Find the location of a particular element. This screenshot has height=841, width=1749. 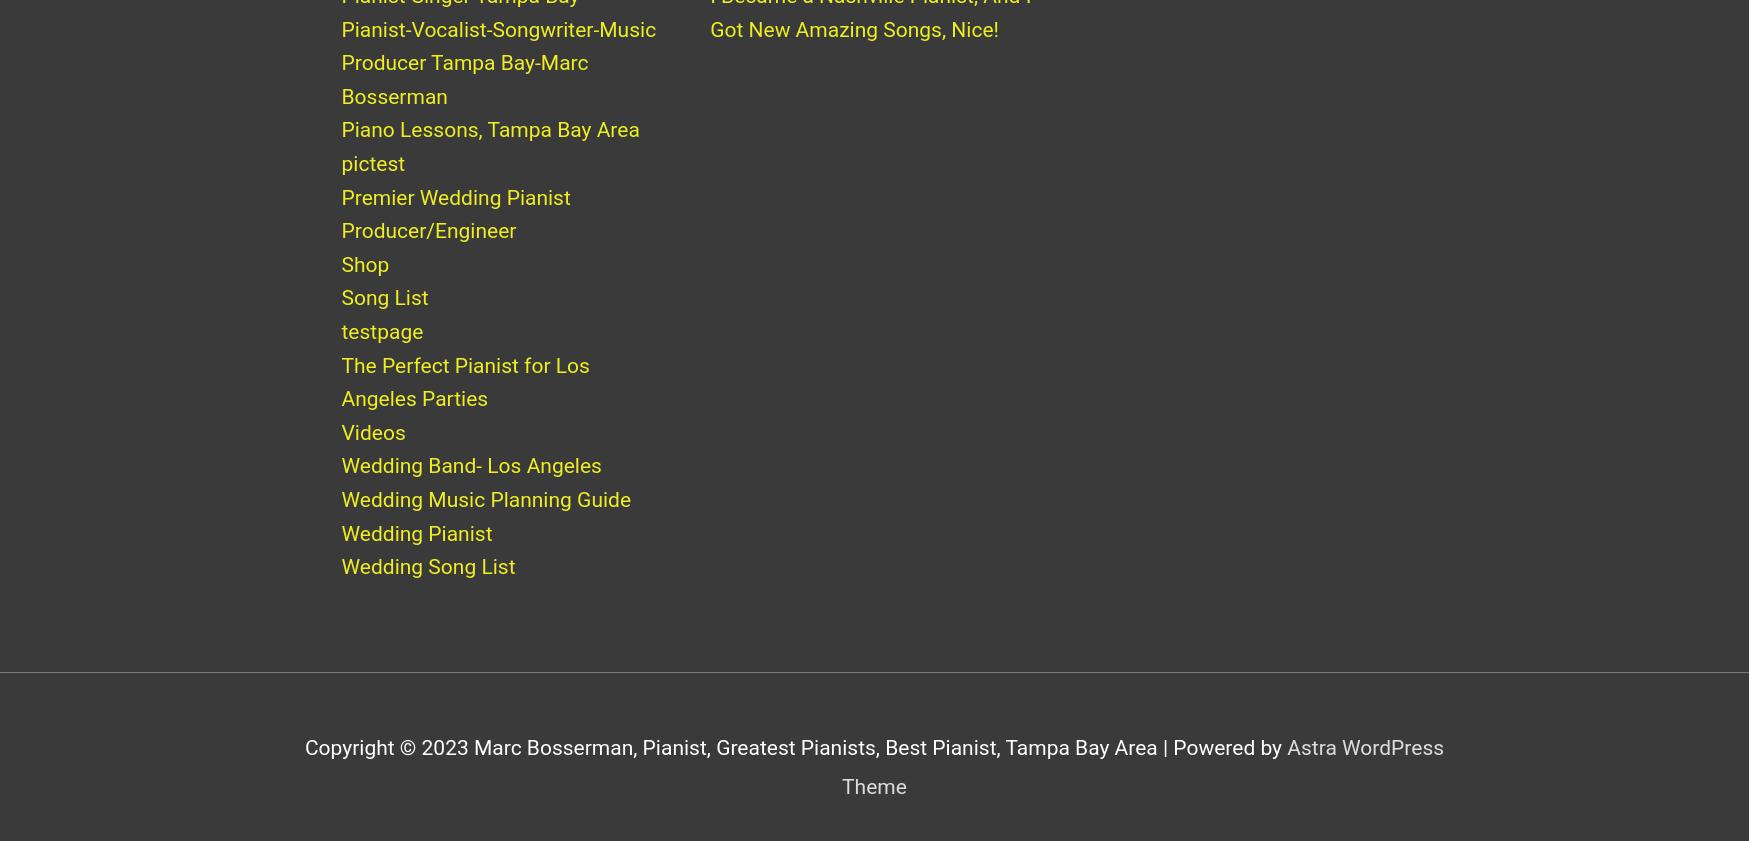

'Shop' is located at coordinates (365, 283).